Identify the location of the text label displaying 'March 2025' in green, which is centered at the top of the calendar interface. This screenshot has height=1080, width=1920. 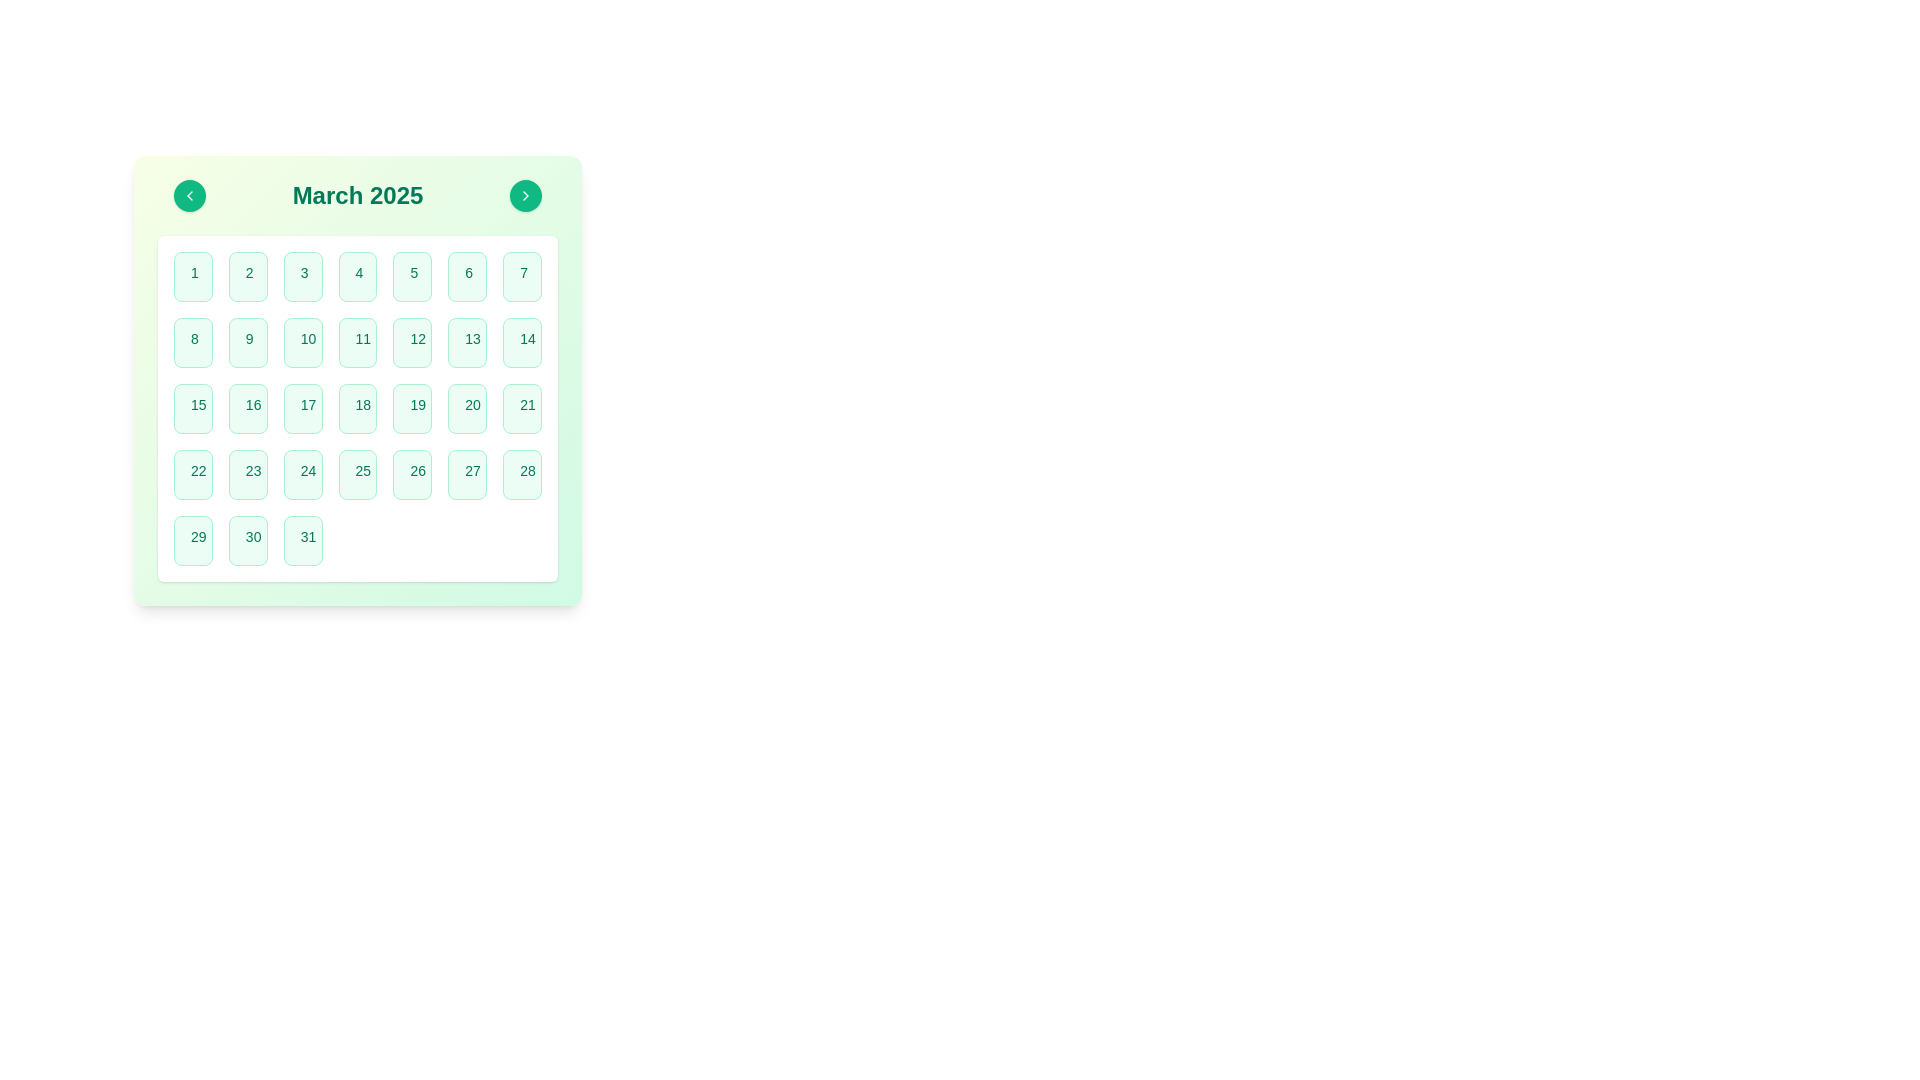
(358, 196).